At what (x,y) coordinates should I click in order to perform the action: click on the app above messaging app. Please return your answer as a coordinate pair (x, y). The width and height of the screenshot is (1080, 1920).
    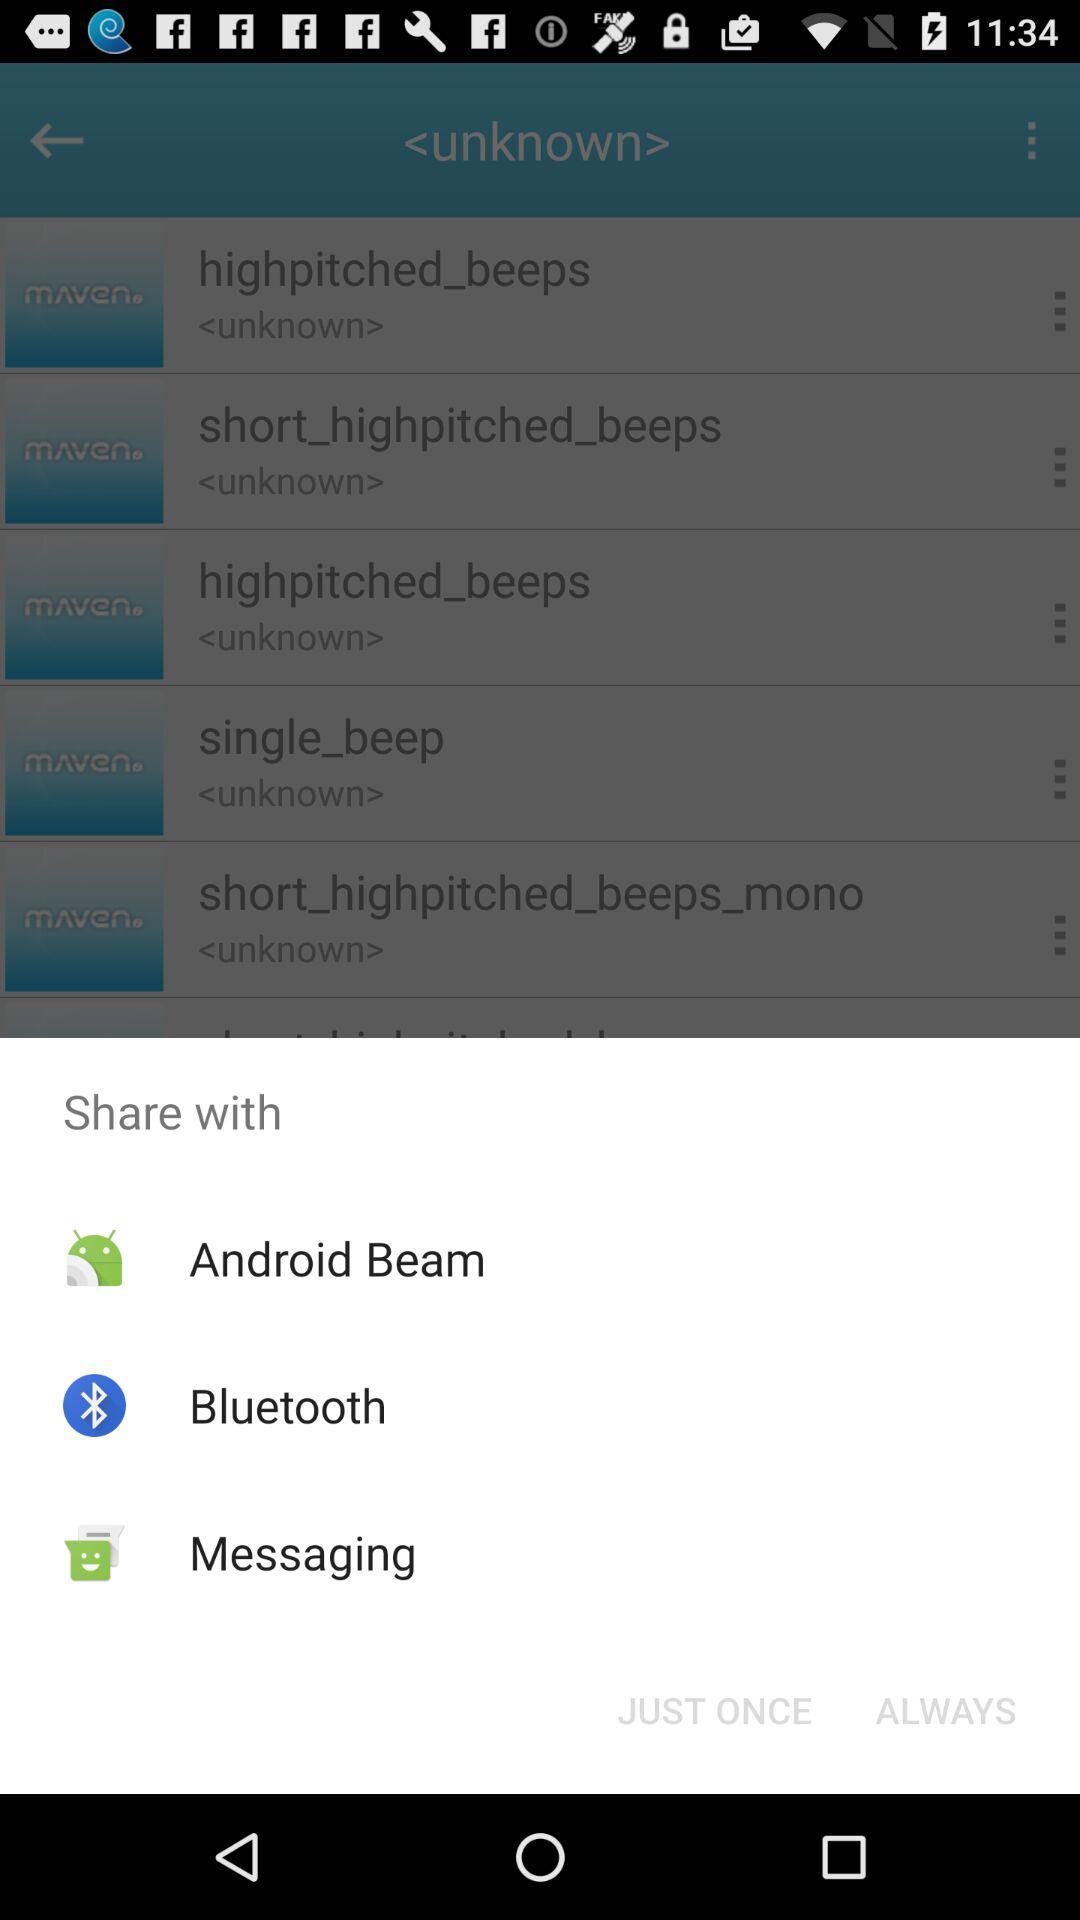
    Looking at the image, I should click on (288, 1404).